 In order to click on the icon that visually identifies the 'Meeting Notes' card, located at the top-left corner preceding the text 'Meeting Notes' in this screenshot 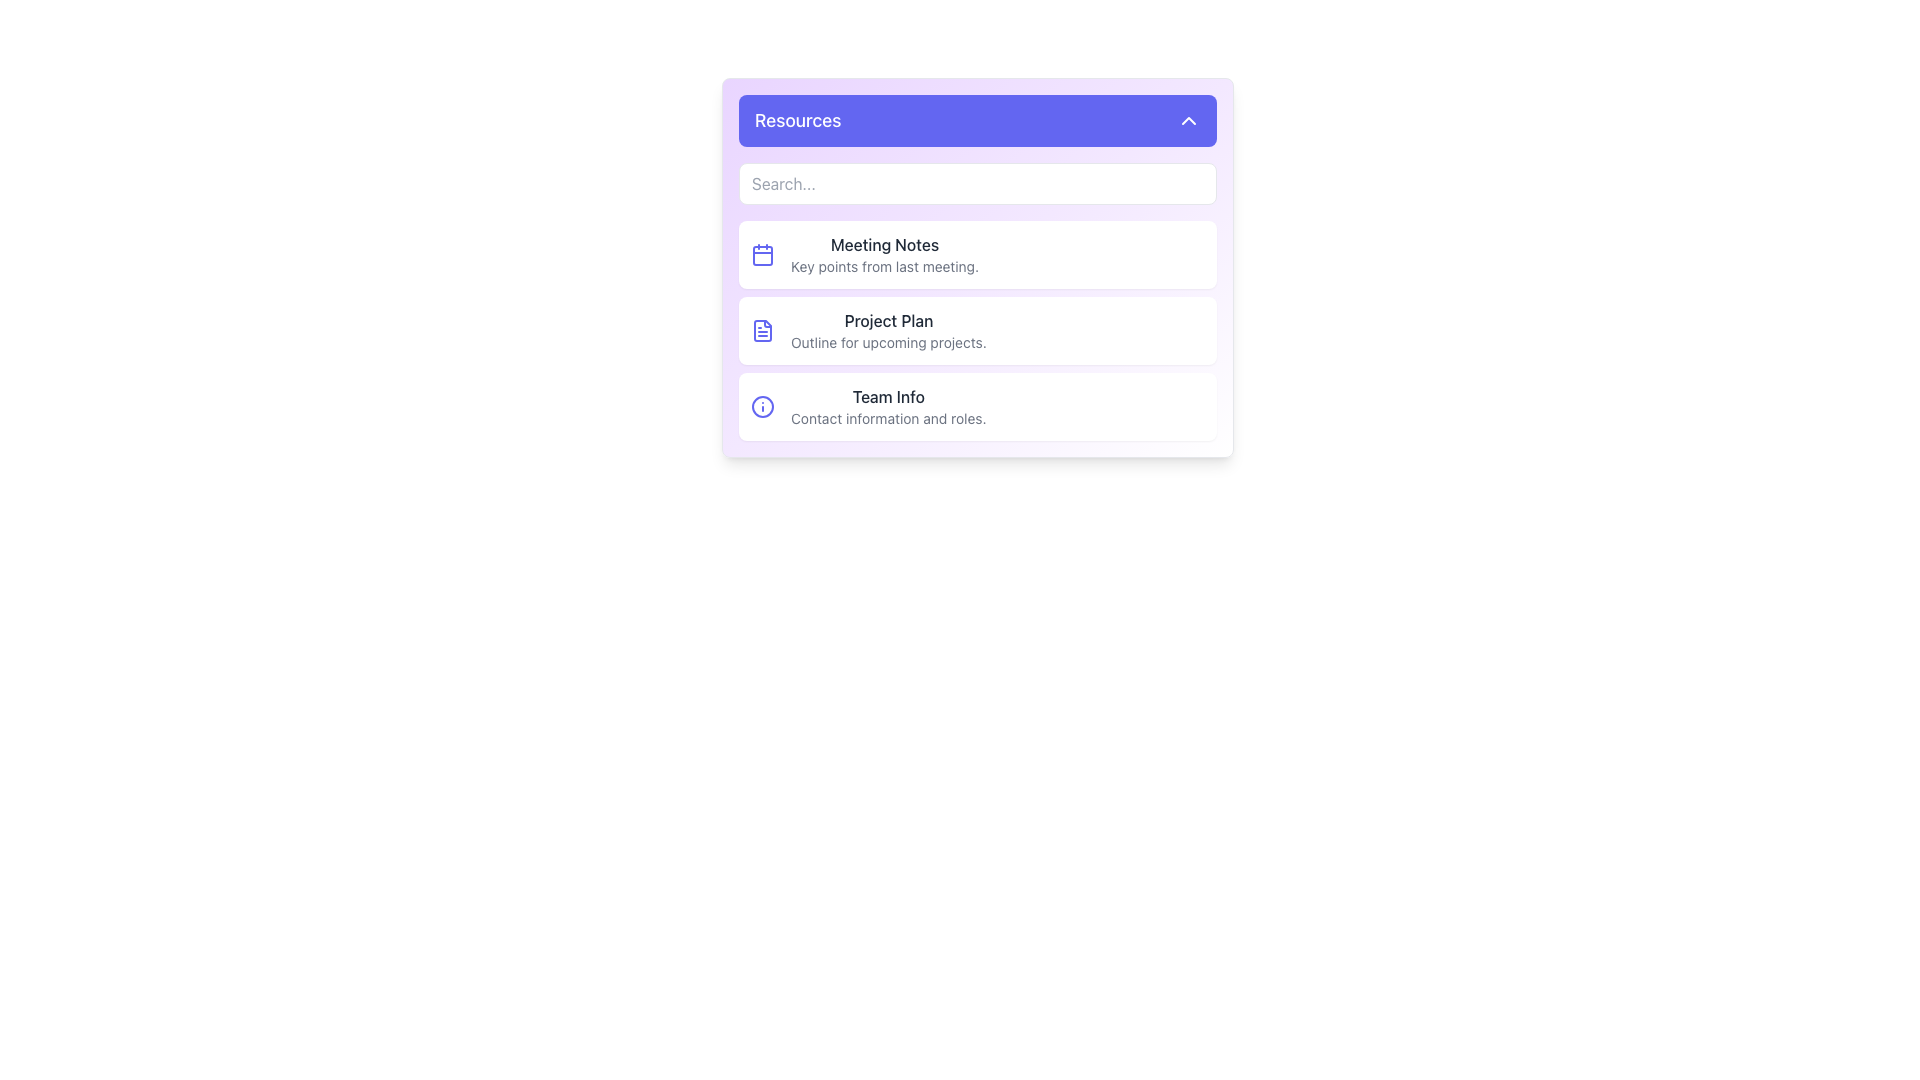, I will do `click(762, 253)`.